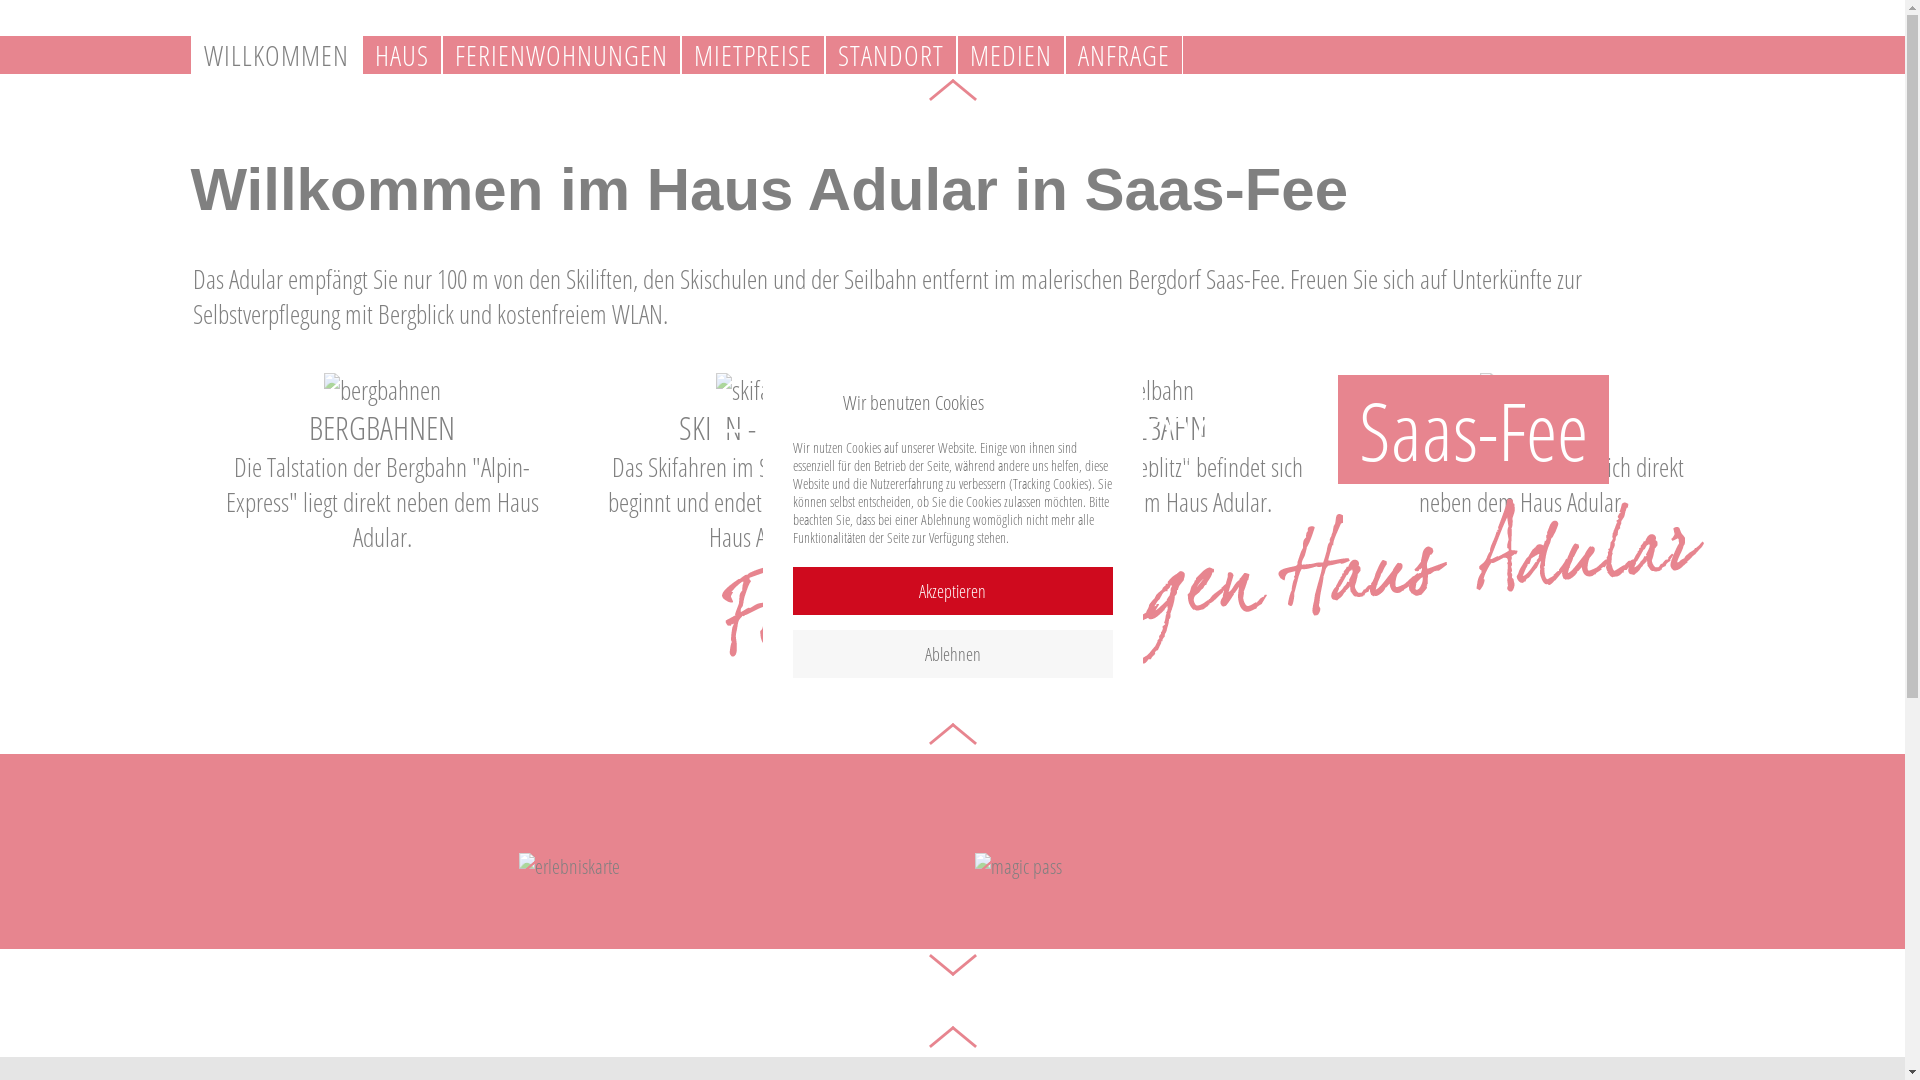 The width and height of the screenshot is (1920, 1080). Describe the element at coordinates (888, 53) in the screenshot. I see `'STANDORT'` at that location.